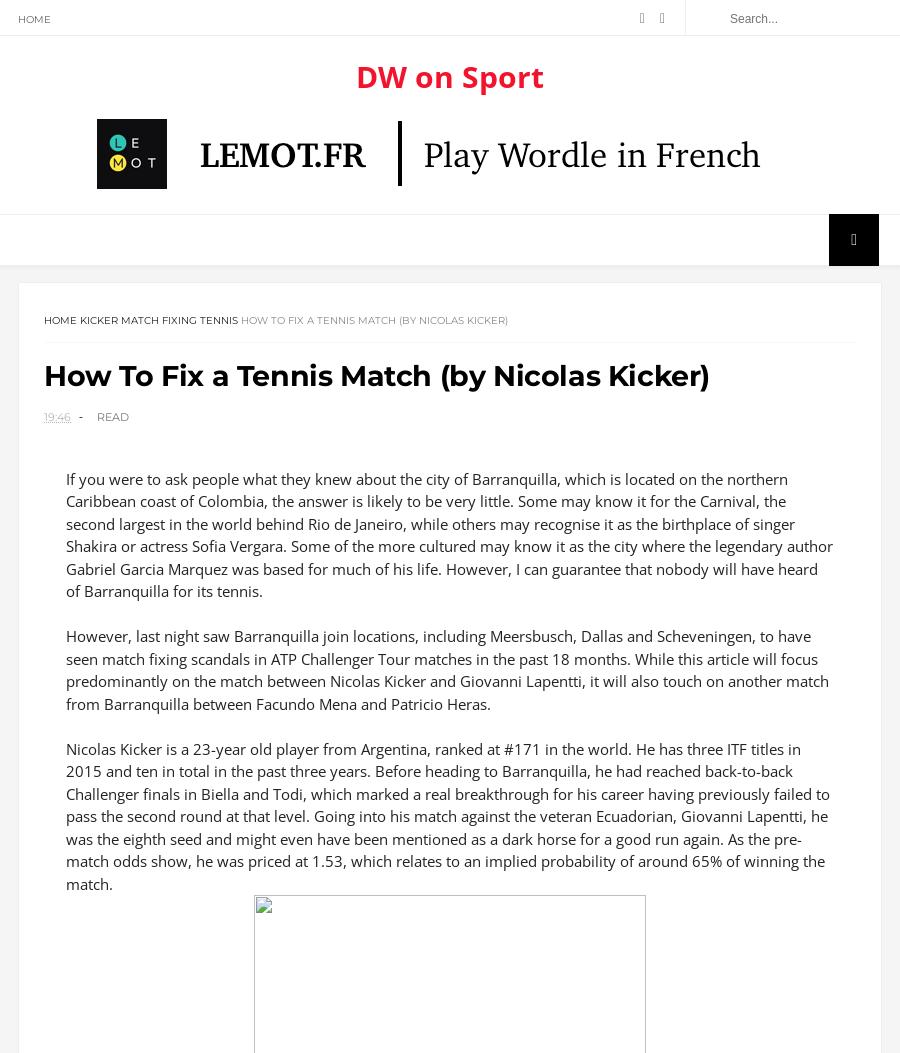  Describe the element at coordinates (56, 424) in the screenshot. I see `'19:46'` at that location.